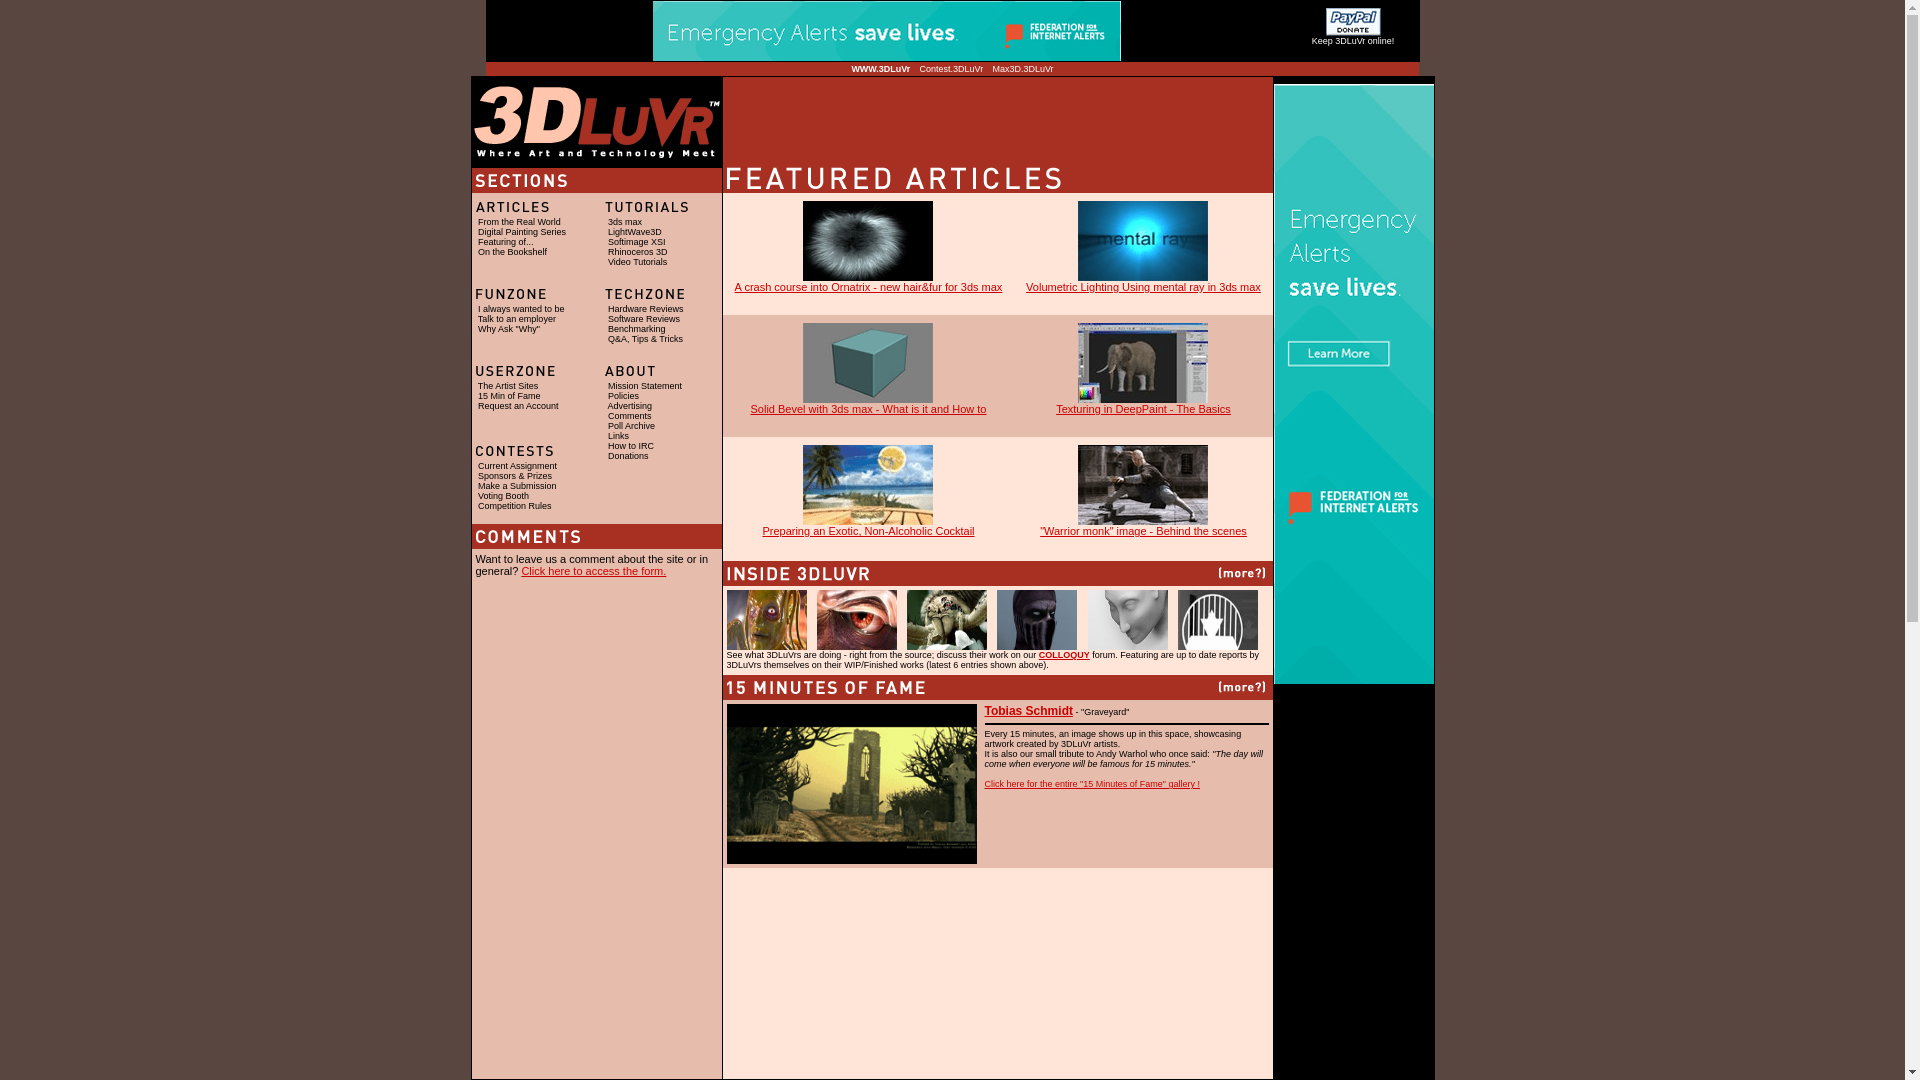 This screenshot has width=1920, height=1080. Describe the element at coordinates (477, 318) in the screenshot. I see `'Talk to an employer'` at that location.